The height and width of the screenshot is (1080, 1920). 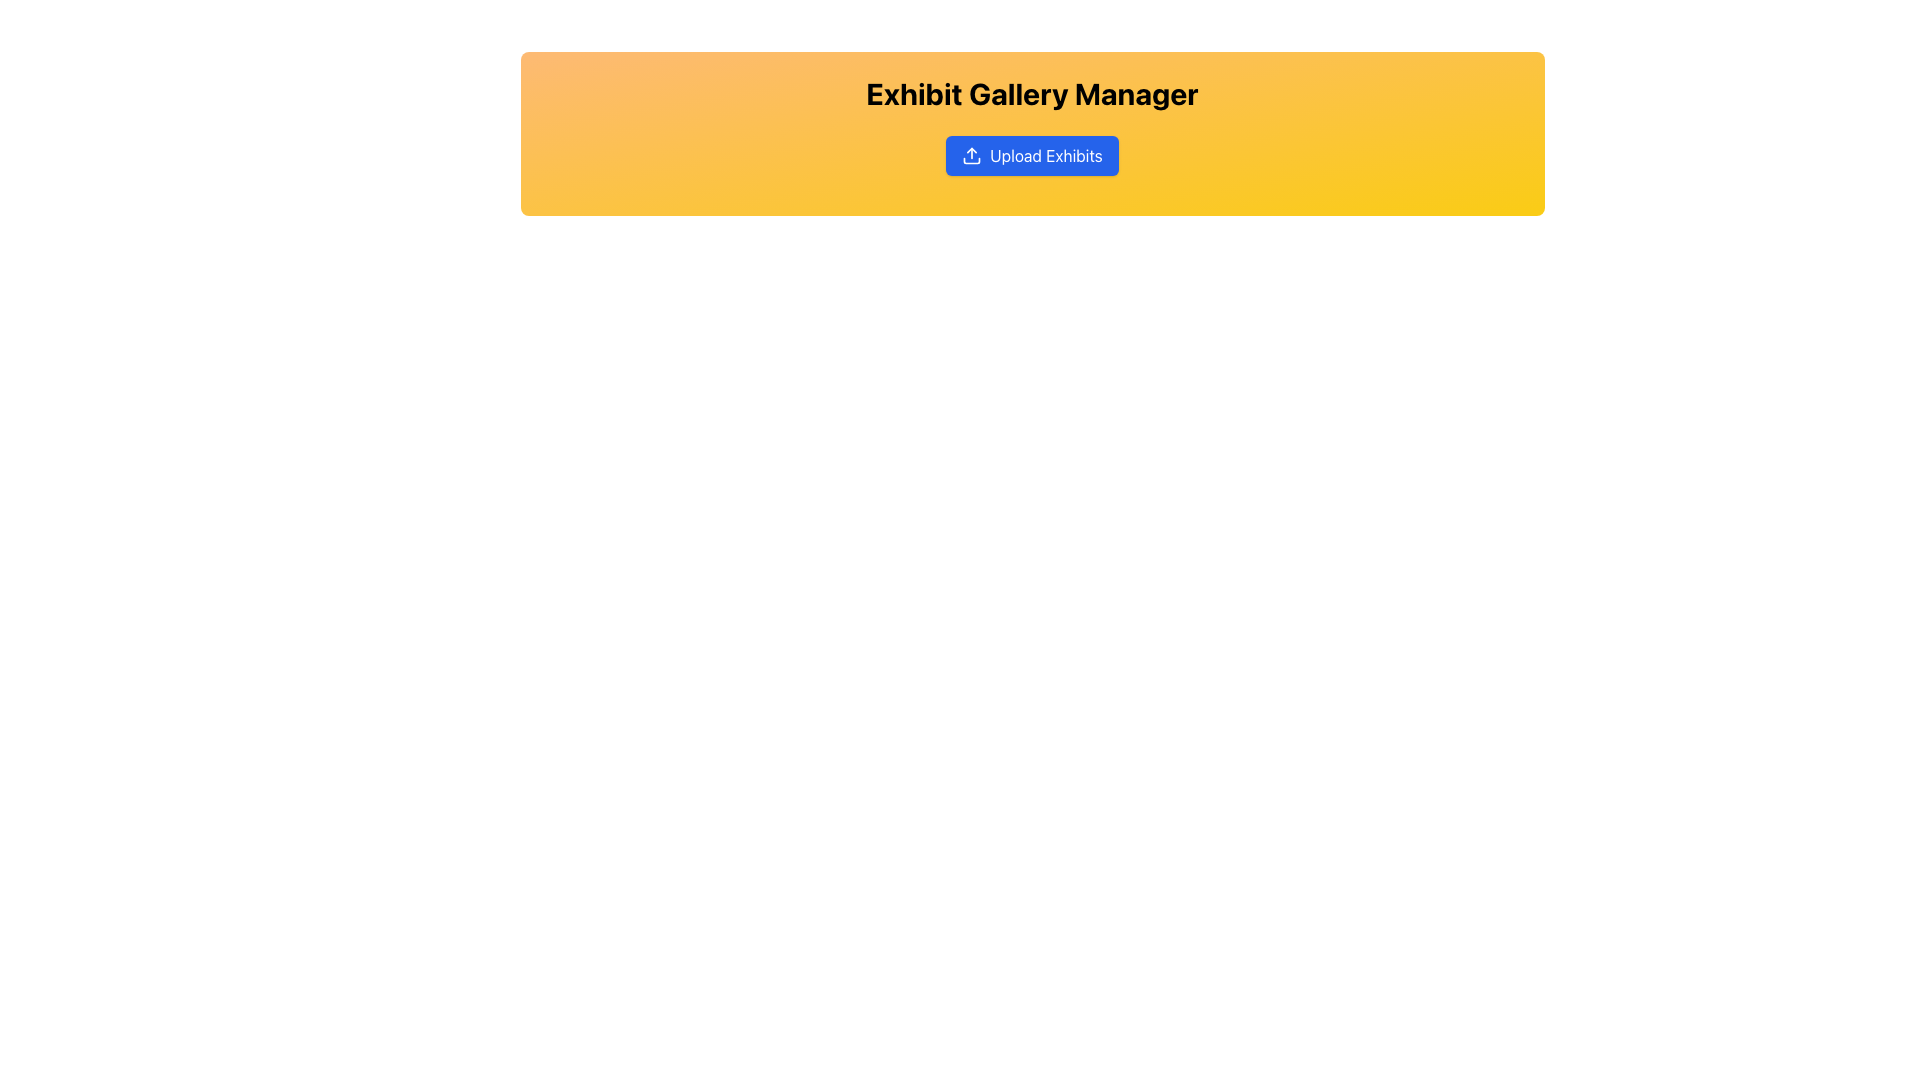 I want to click on the upload icon, which features a minimalist outlined arrow pointing upwards, located to the left of the 'Upload Exhibits' text within the blue button in the Exhibit Gallery Manager section, so click(x=972, y=154).